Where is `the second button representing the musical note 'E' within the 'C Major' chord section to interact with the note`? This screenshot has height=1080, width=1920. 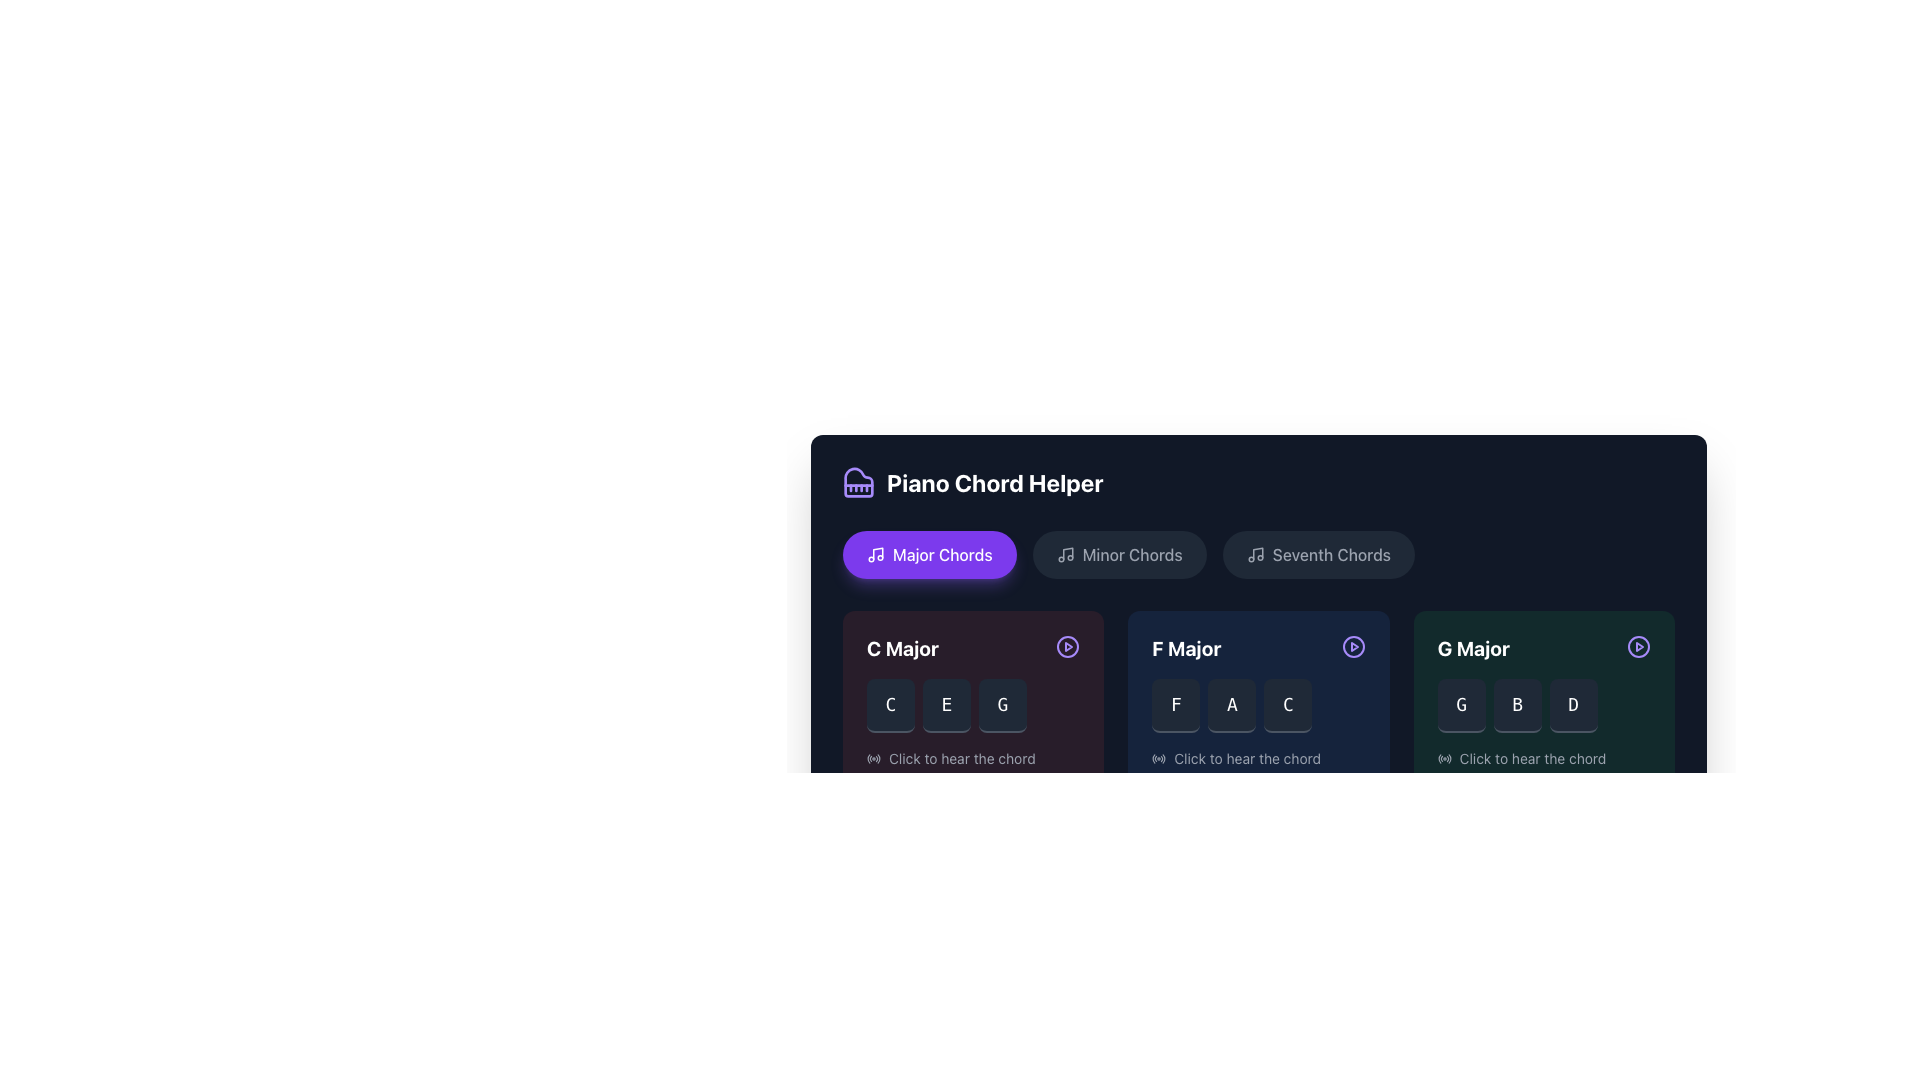 the second button representing the musical note 'E' within the 'C Major' chord section to interact with the note is located at coordinates (945, 704).